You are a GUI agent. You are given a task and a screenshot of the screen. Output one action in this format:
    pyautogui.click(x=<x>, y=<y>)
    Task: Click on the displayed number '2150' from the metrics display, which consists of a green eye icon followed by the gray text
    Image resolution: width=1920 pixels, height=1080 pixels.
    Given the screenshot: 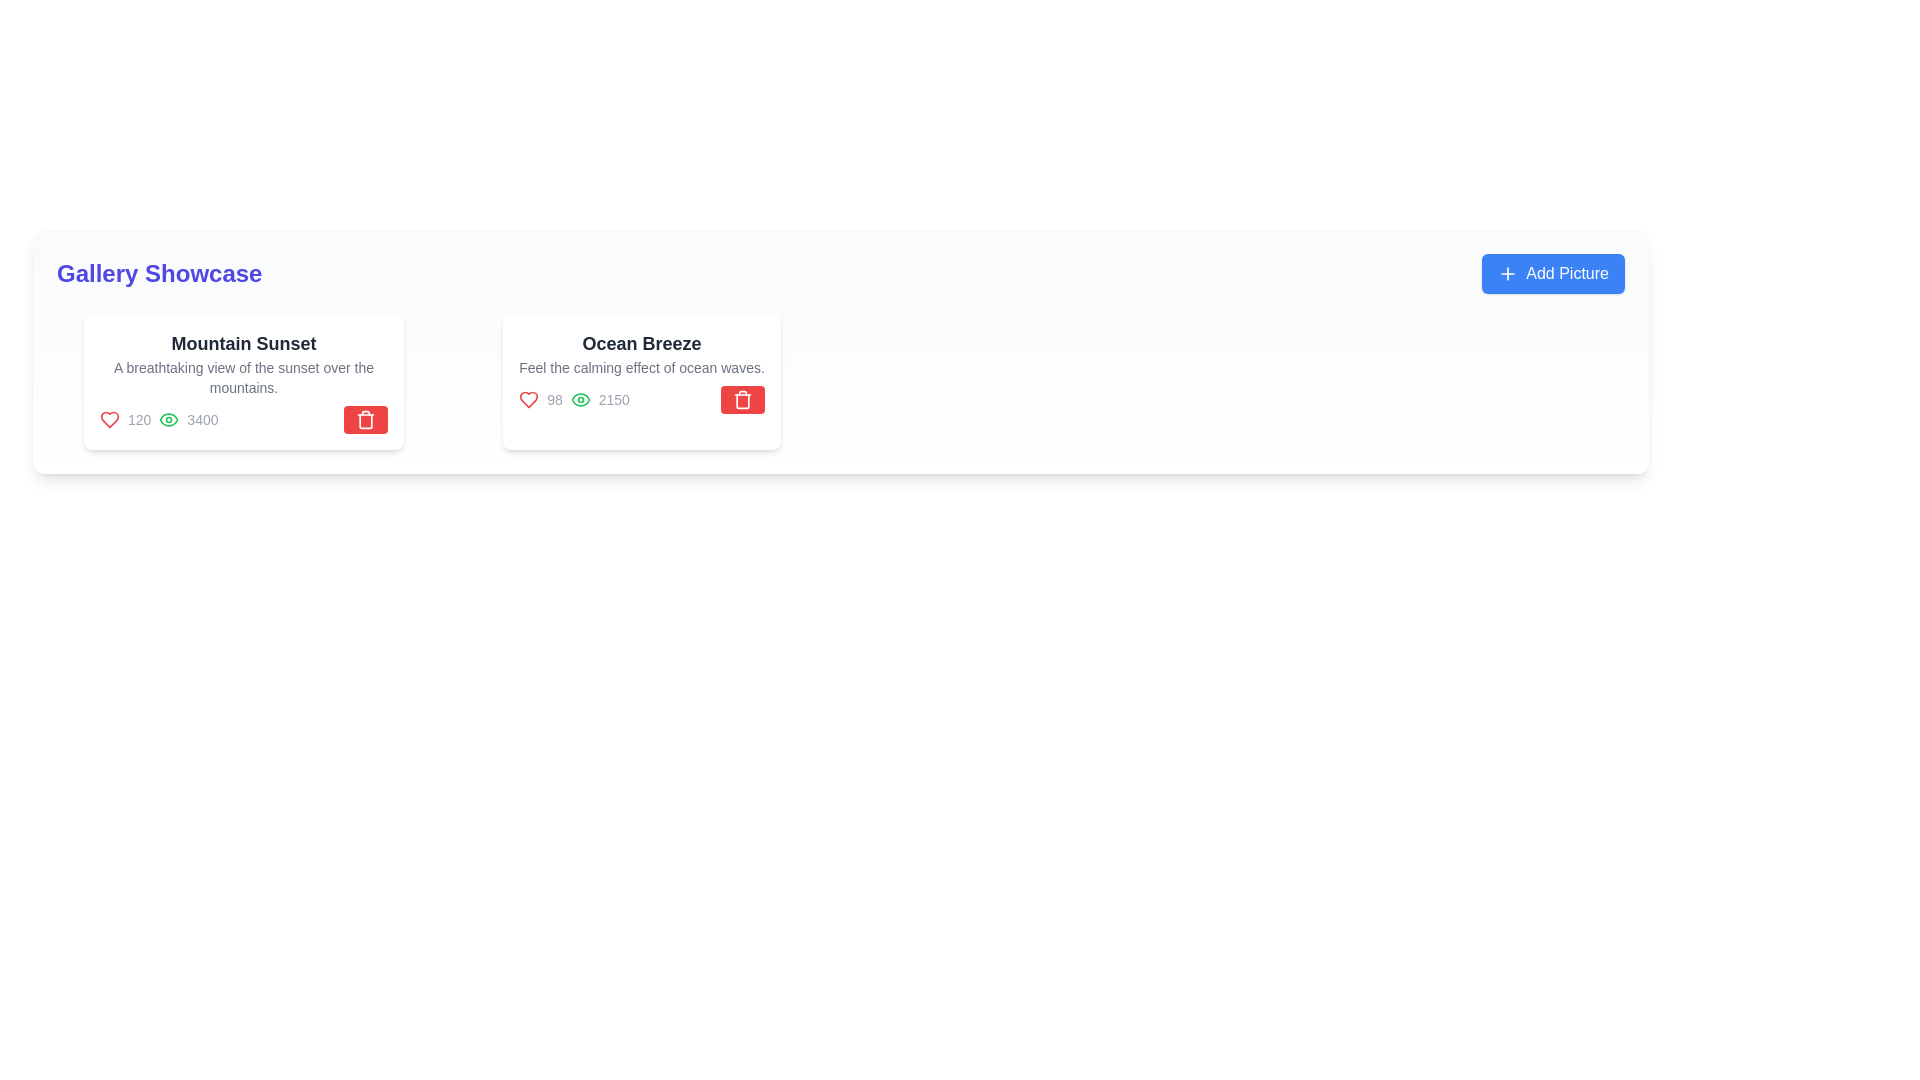 What is the action you would take?
    pyautogui.click(x=573, y=400)
    